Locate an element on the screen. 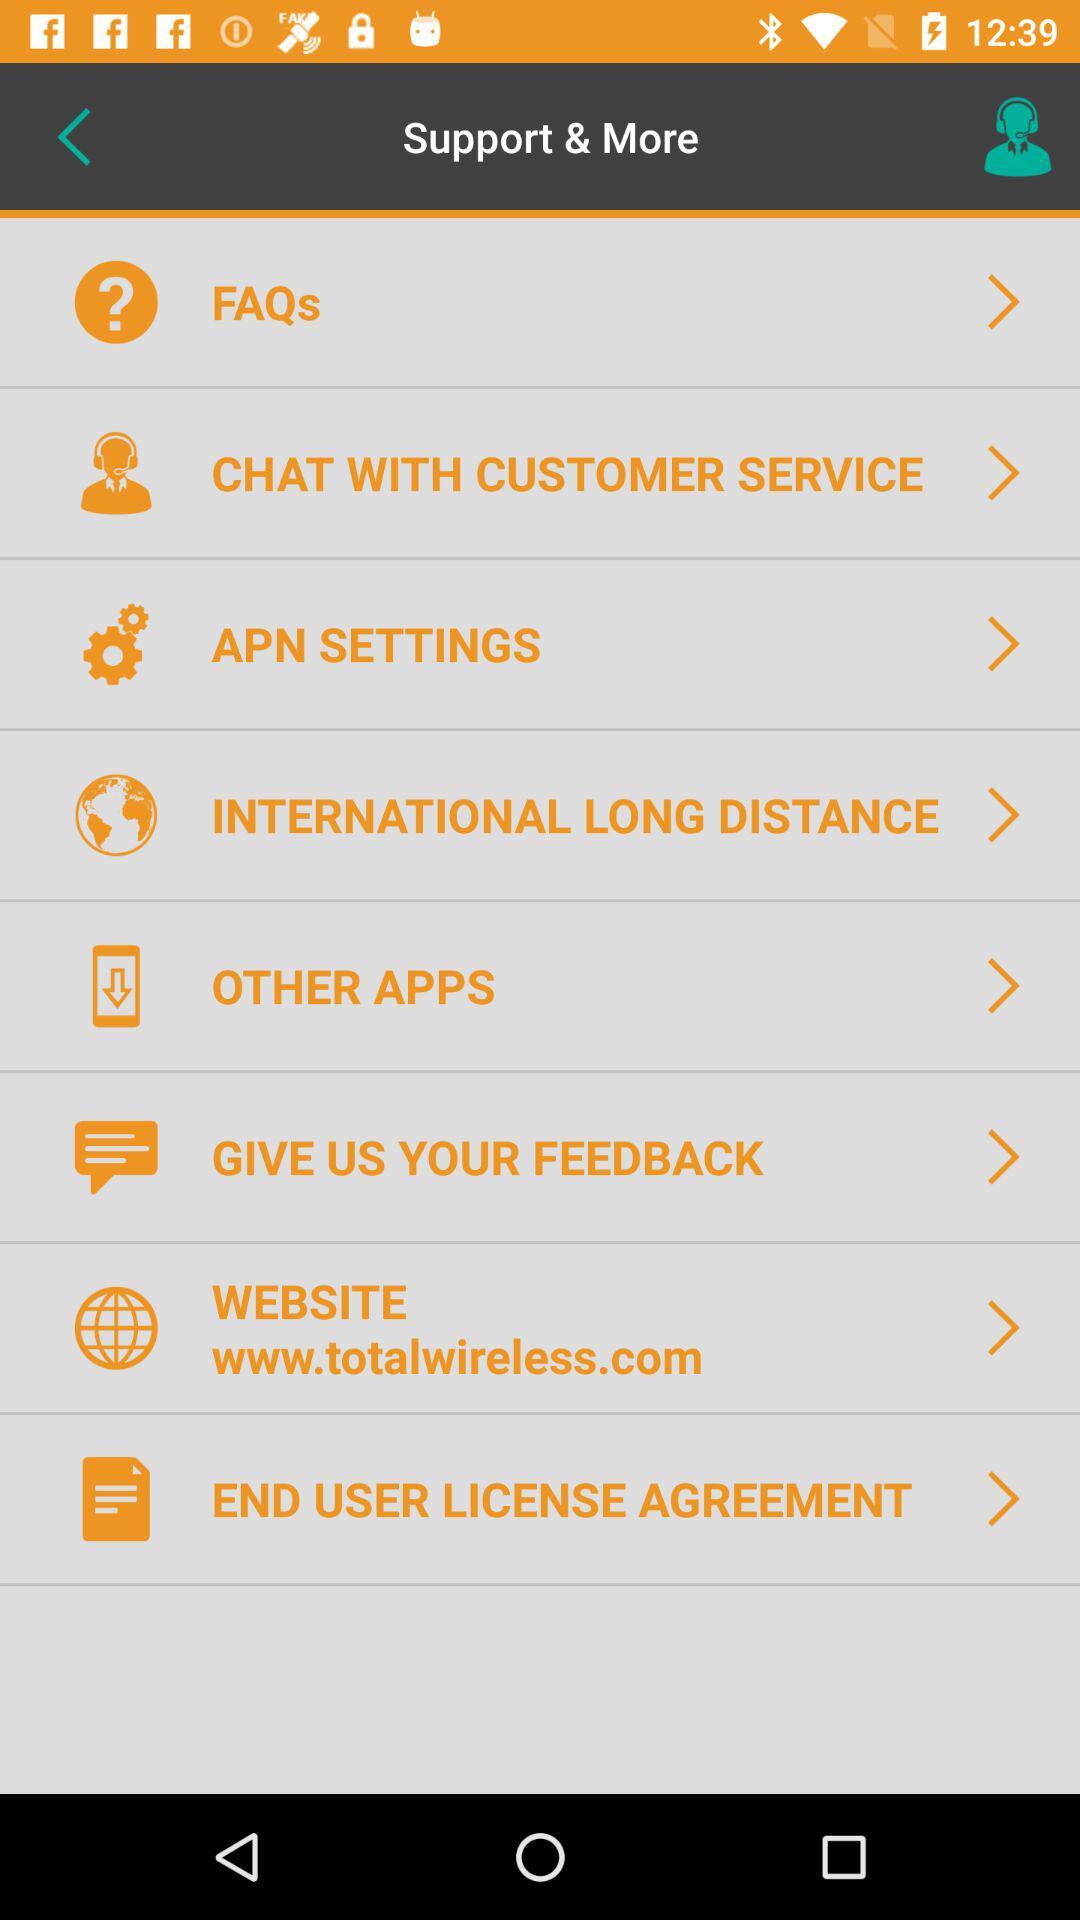  the item above website www totalwireless icon is located at coordinates (499, 1156).